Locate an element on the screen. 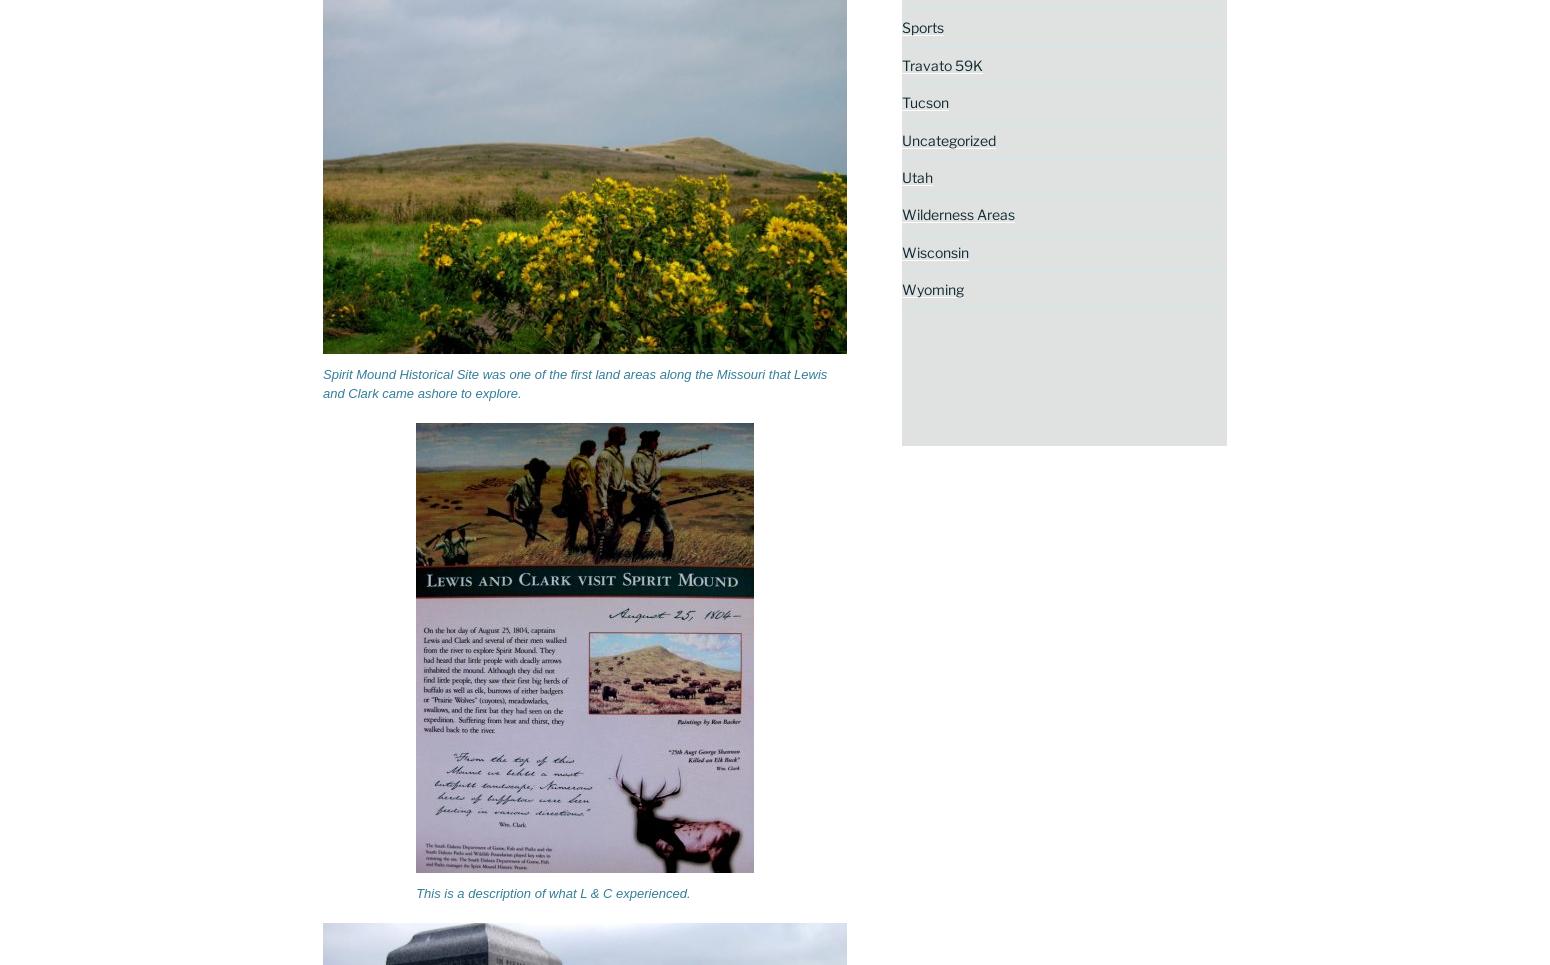 The height and width of the screenshot is (965, 1550). 'This is a description of what L & C experienced.' is located at coordinates (553, 891).